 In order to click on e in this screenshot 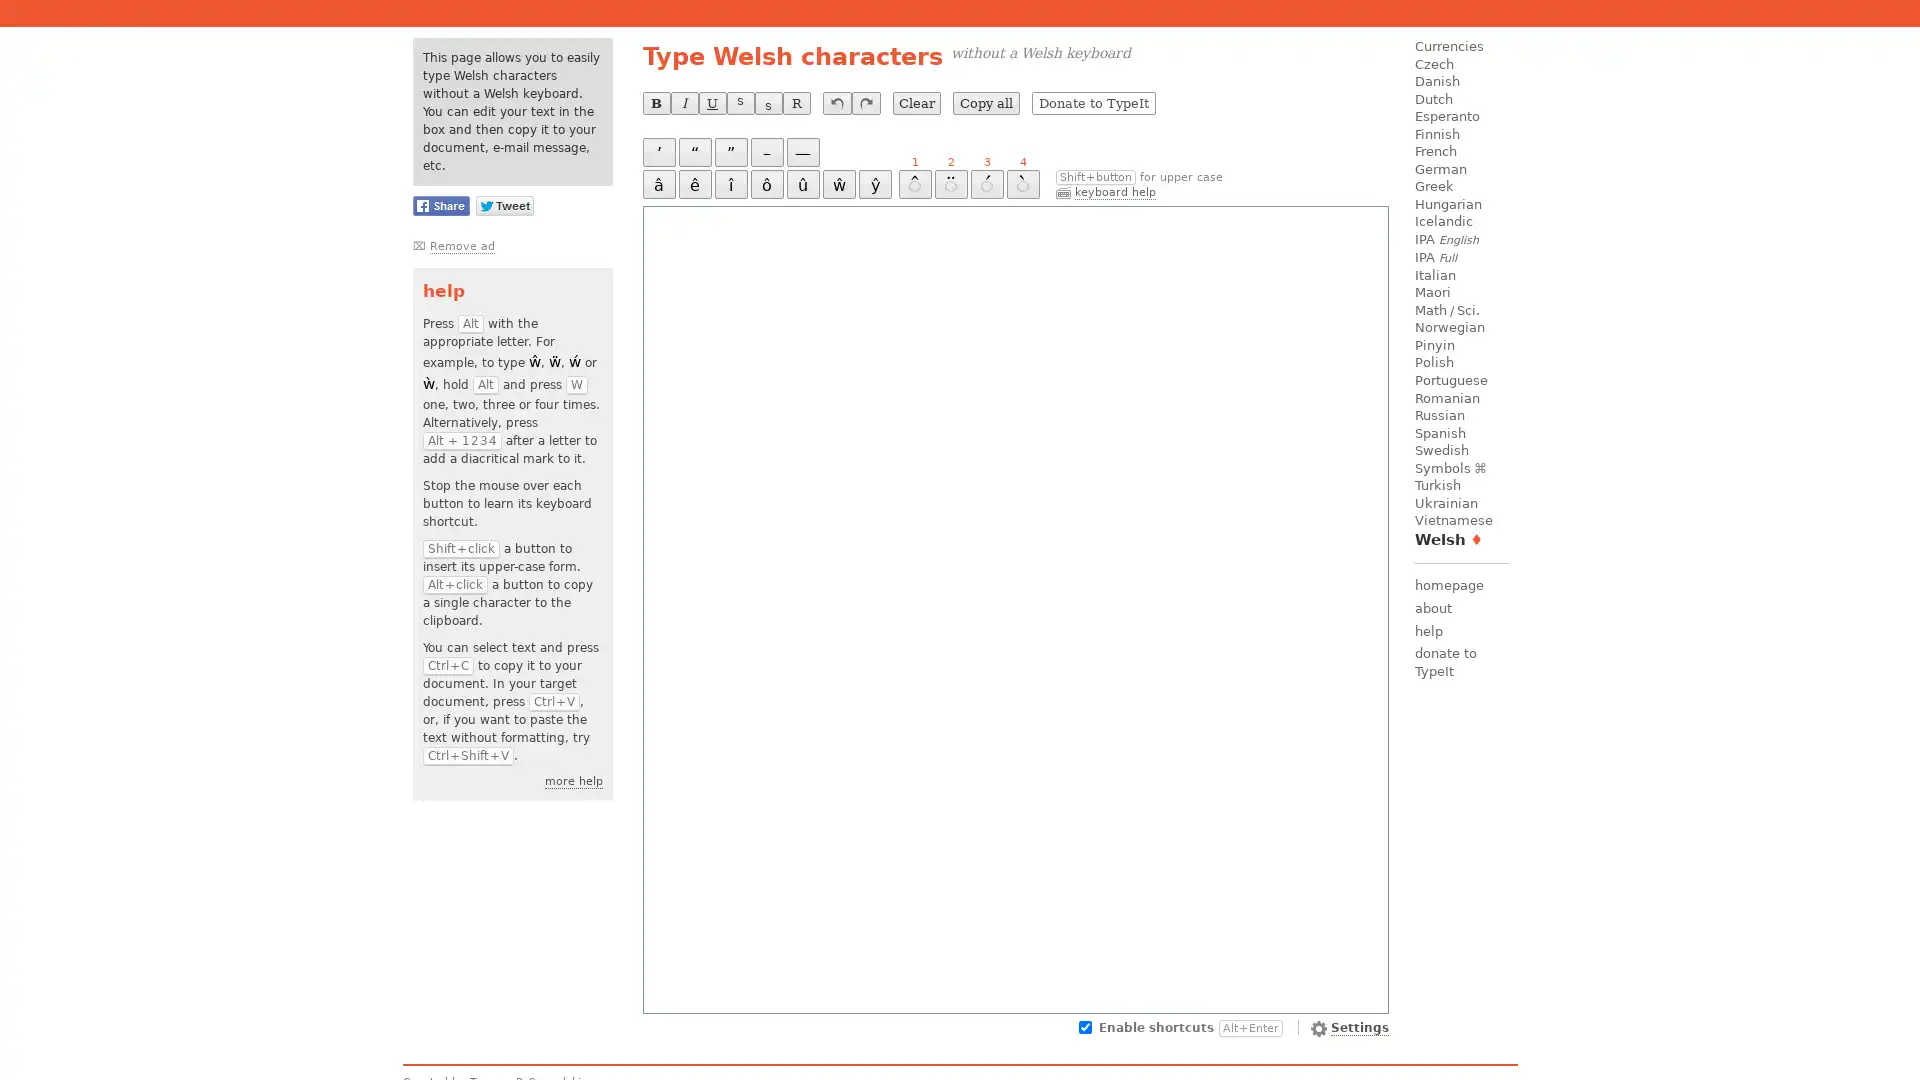, I will do `click(694, 184)`.